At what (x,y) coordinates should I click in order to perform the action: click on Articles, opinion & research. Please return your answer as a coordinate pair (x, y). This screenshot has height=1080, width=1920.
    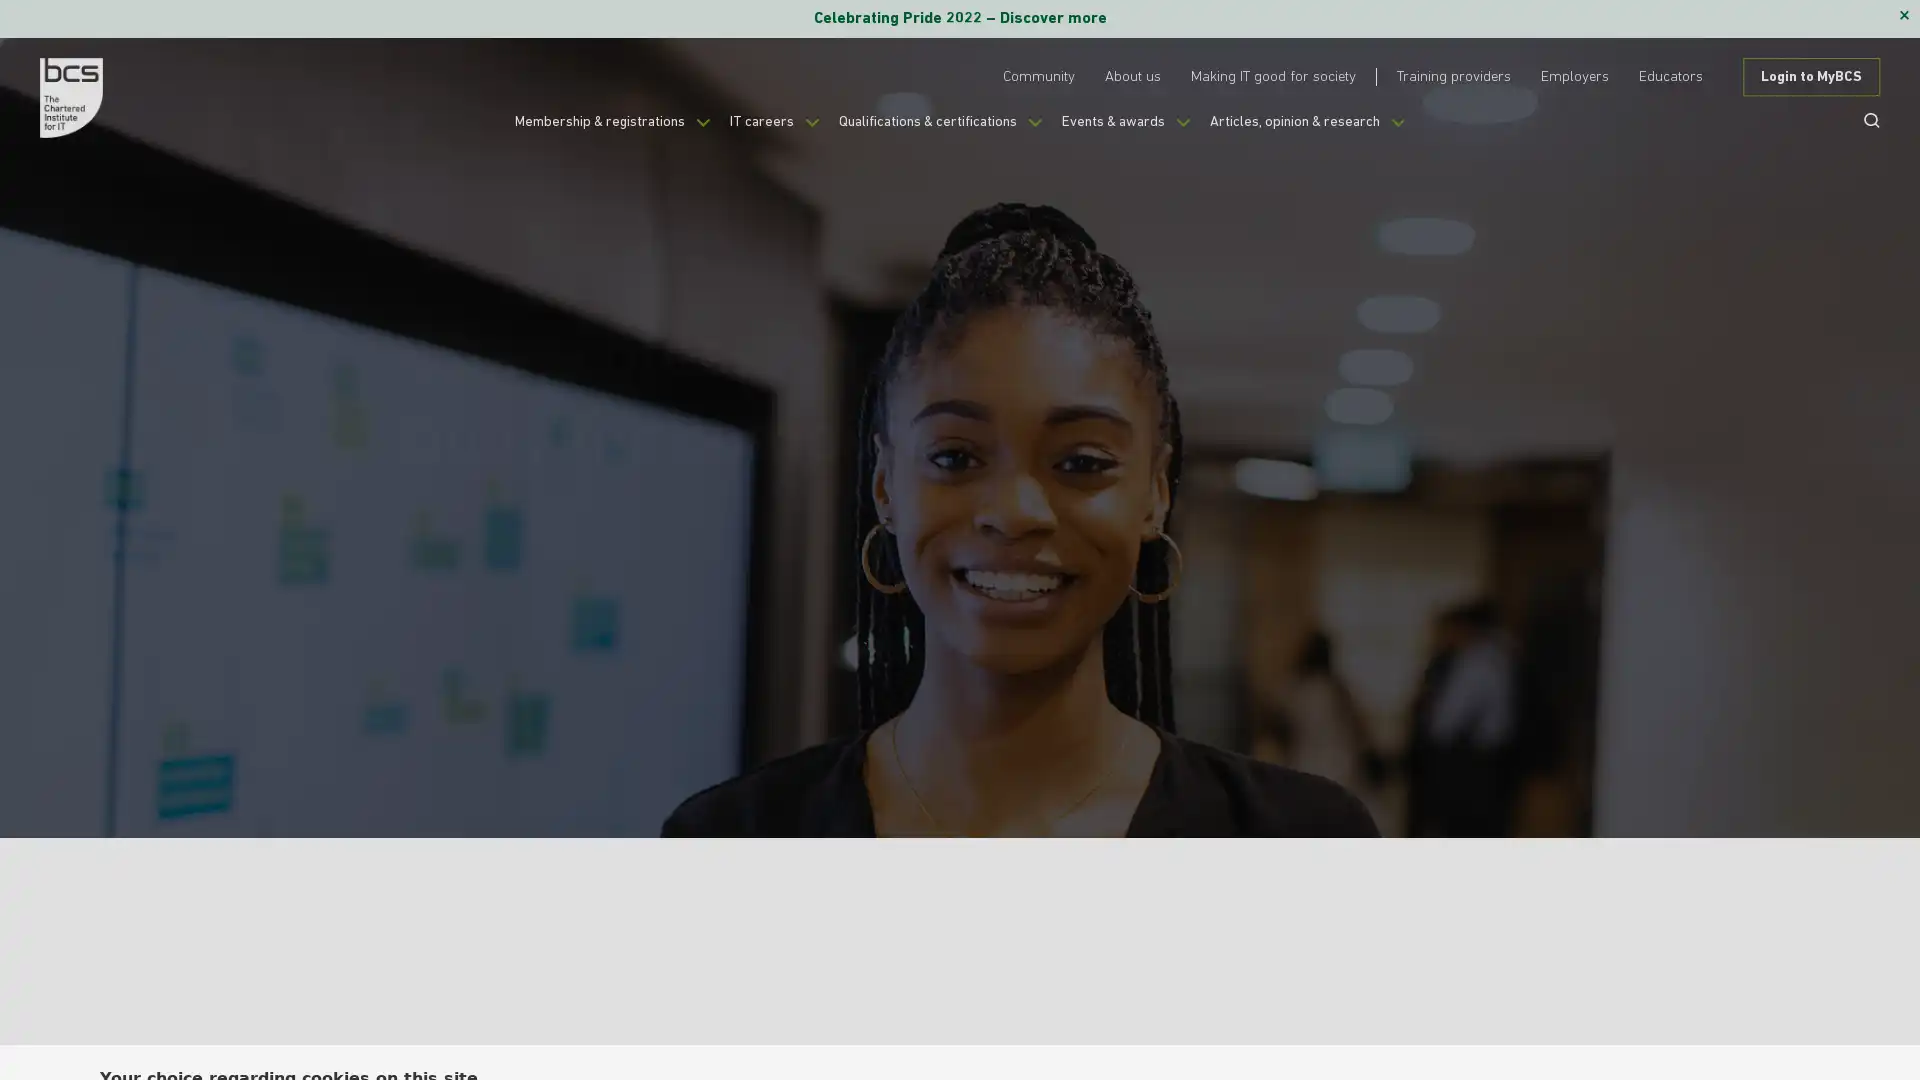
    Looking at the image, I should click on (1344, 132).